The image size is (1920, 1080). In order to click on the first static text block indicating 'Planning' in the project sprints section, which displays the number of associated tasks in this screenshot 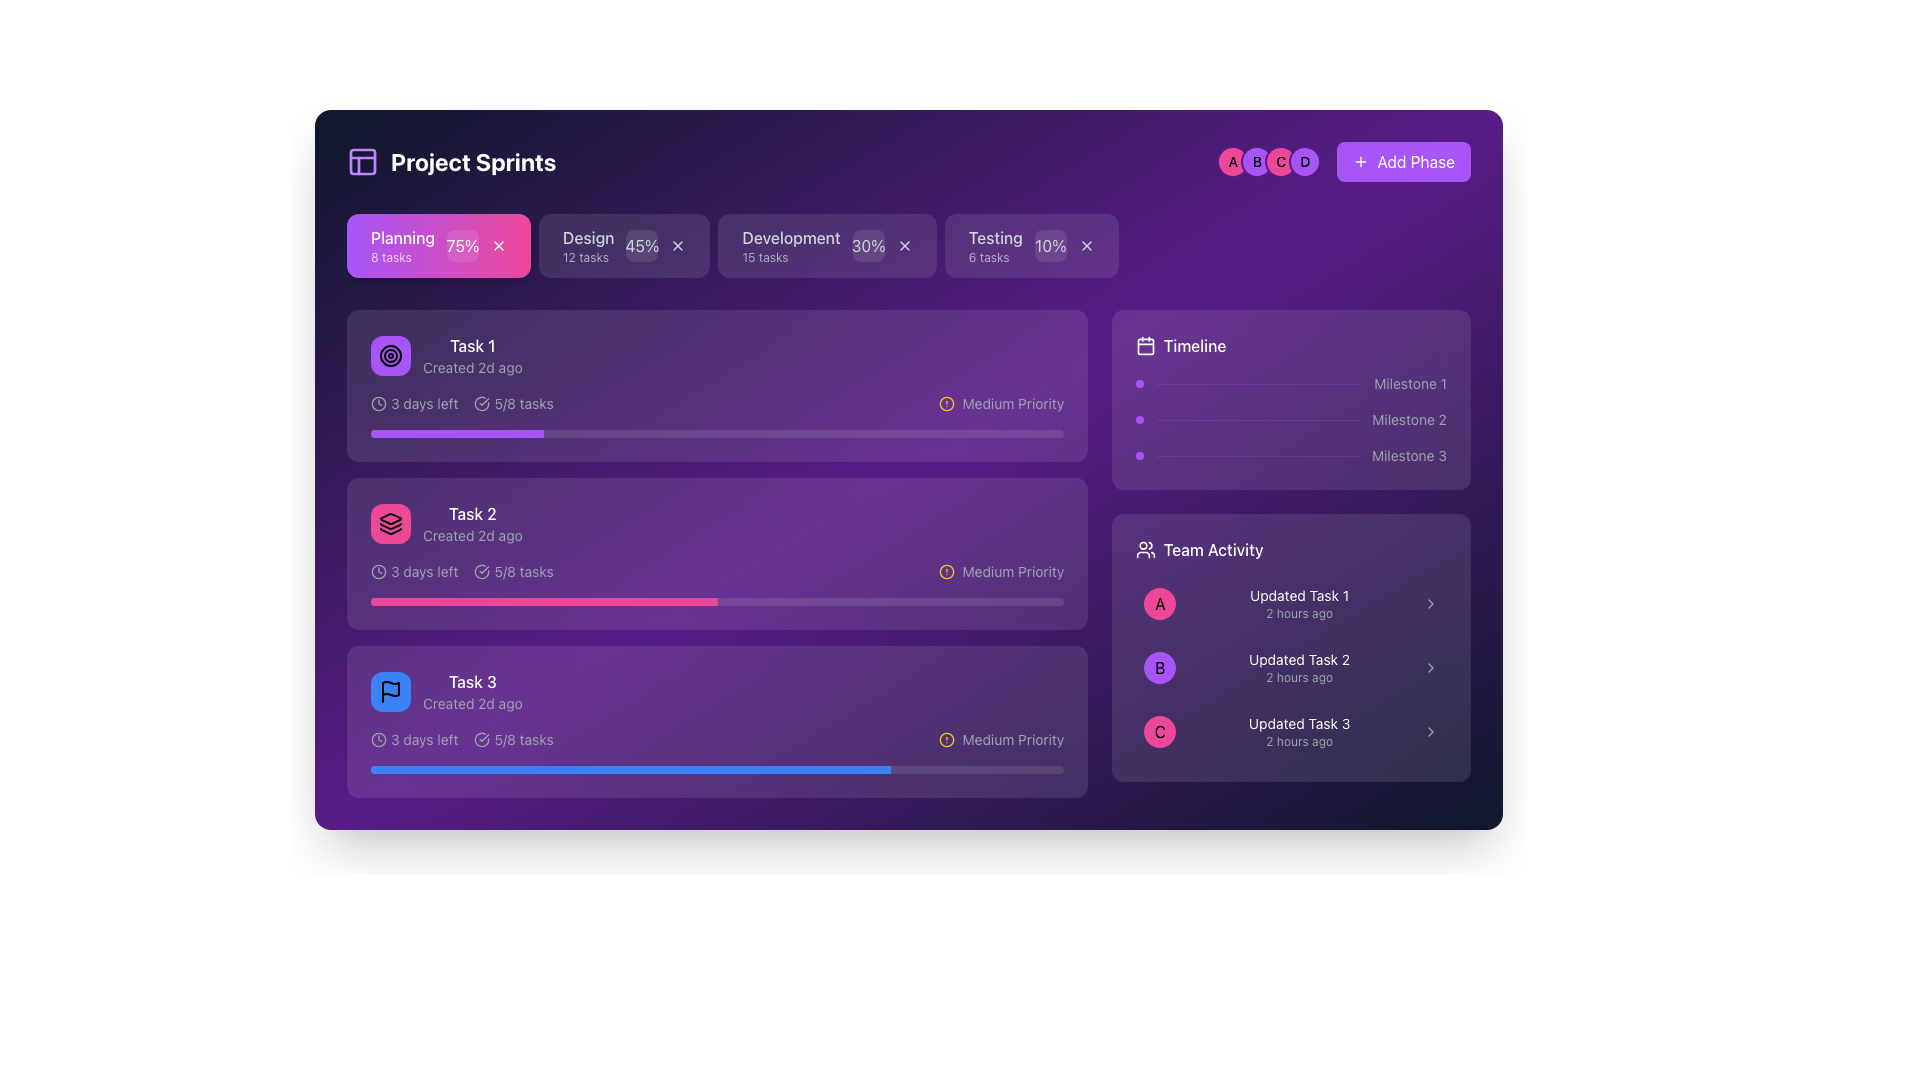, I will do `click(402, 245)`.